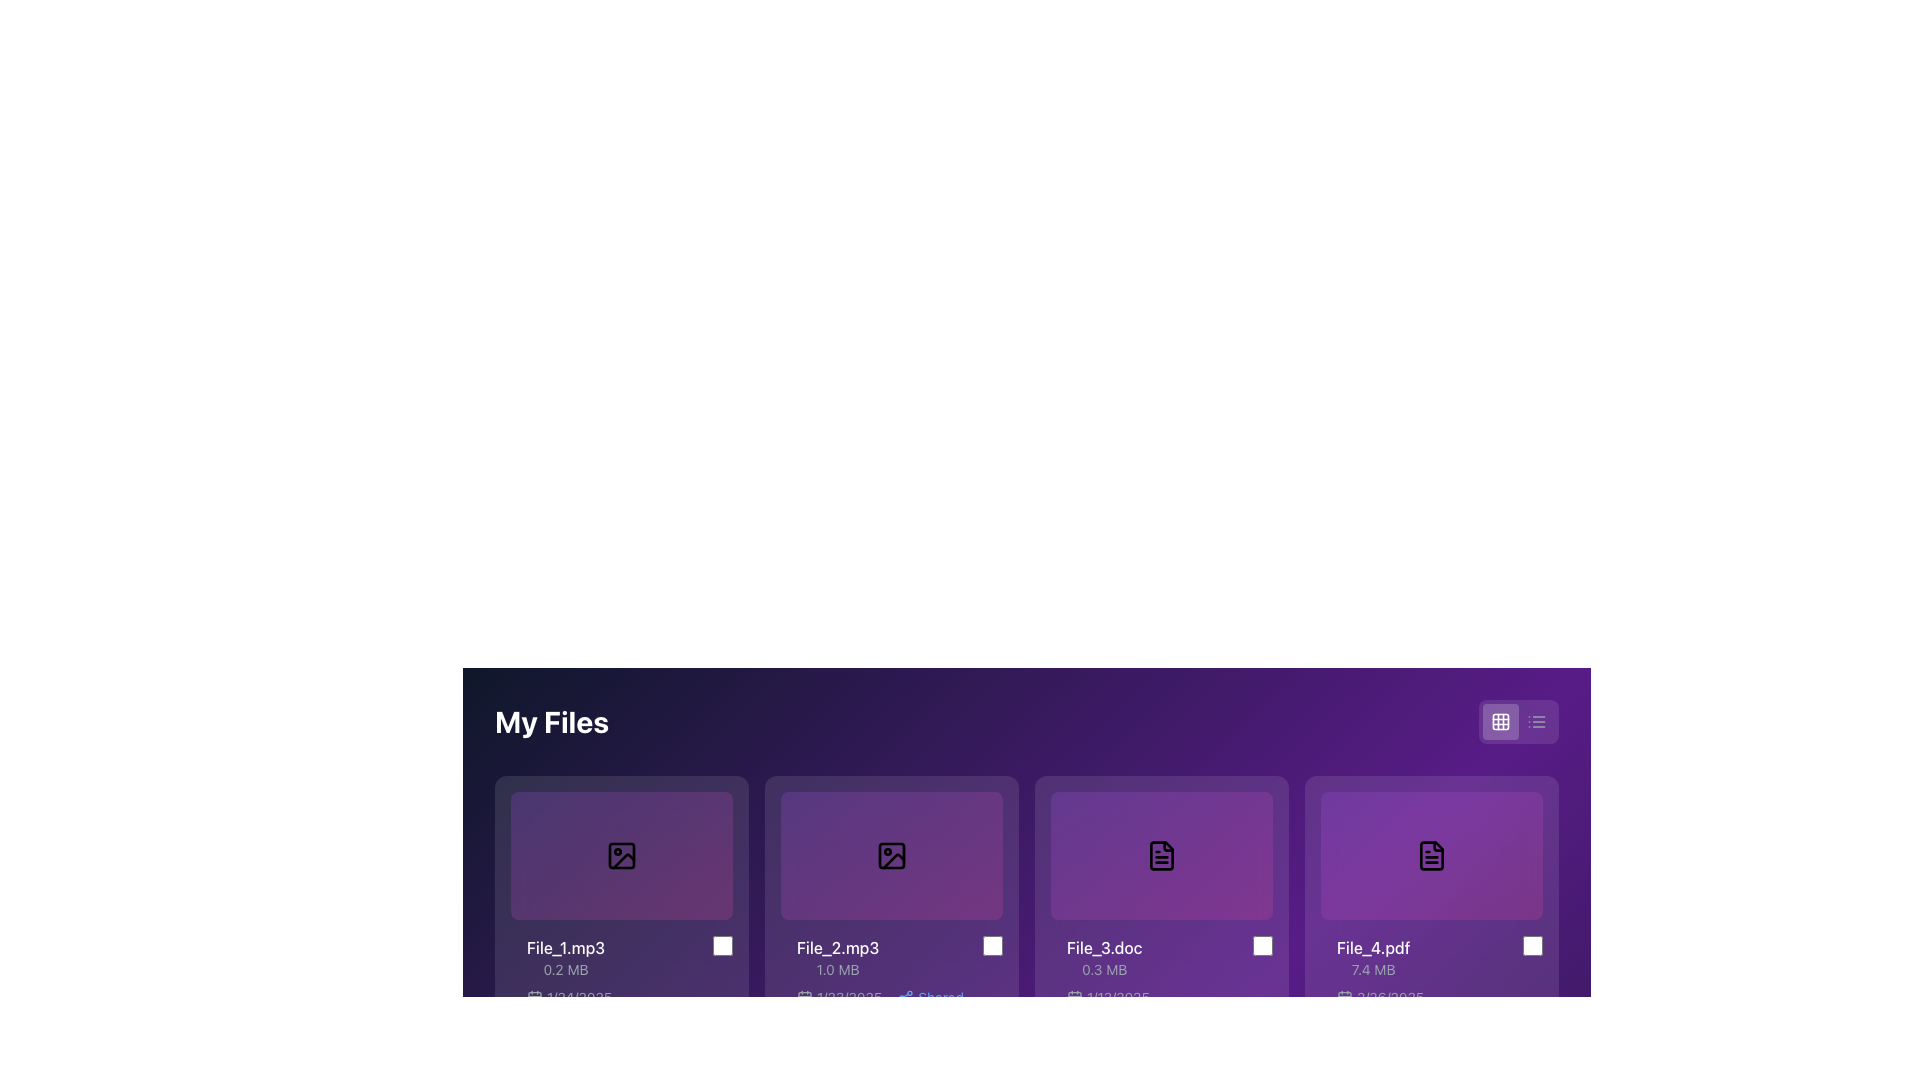 The width and height of the screenshot is (1920, 1080). Describe the element at coordinates (1161, 898) in the screenshot. I see `the third card in the grid layout that represents a file, located between 'File_2.mp3' and 'File_4.pdf'` at that location.